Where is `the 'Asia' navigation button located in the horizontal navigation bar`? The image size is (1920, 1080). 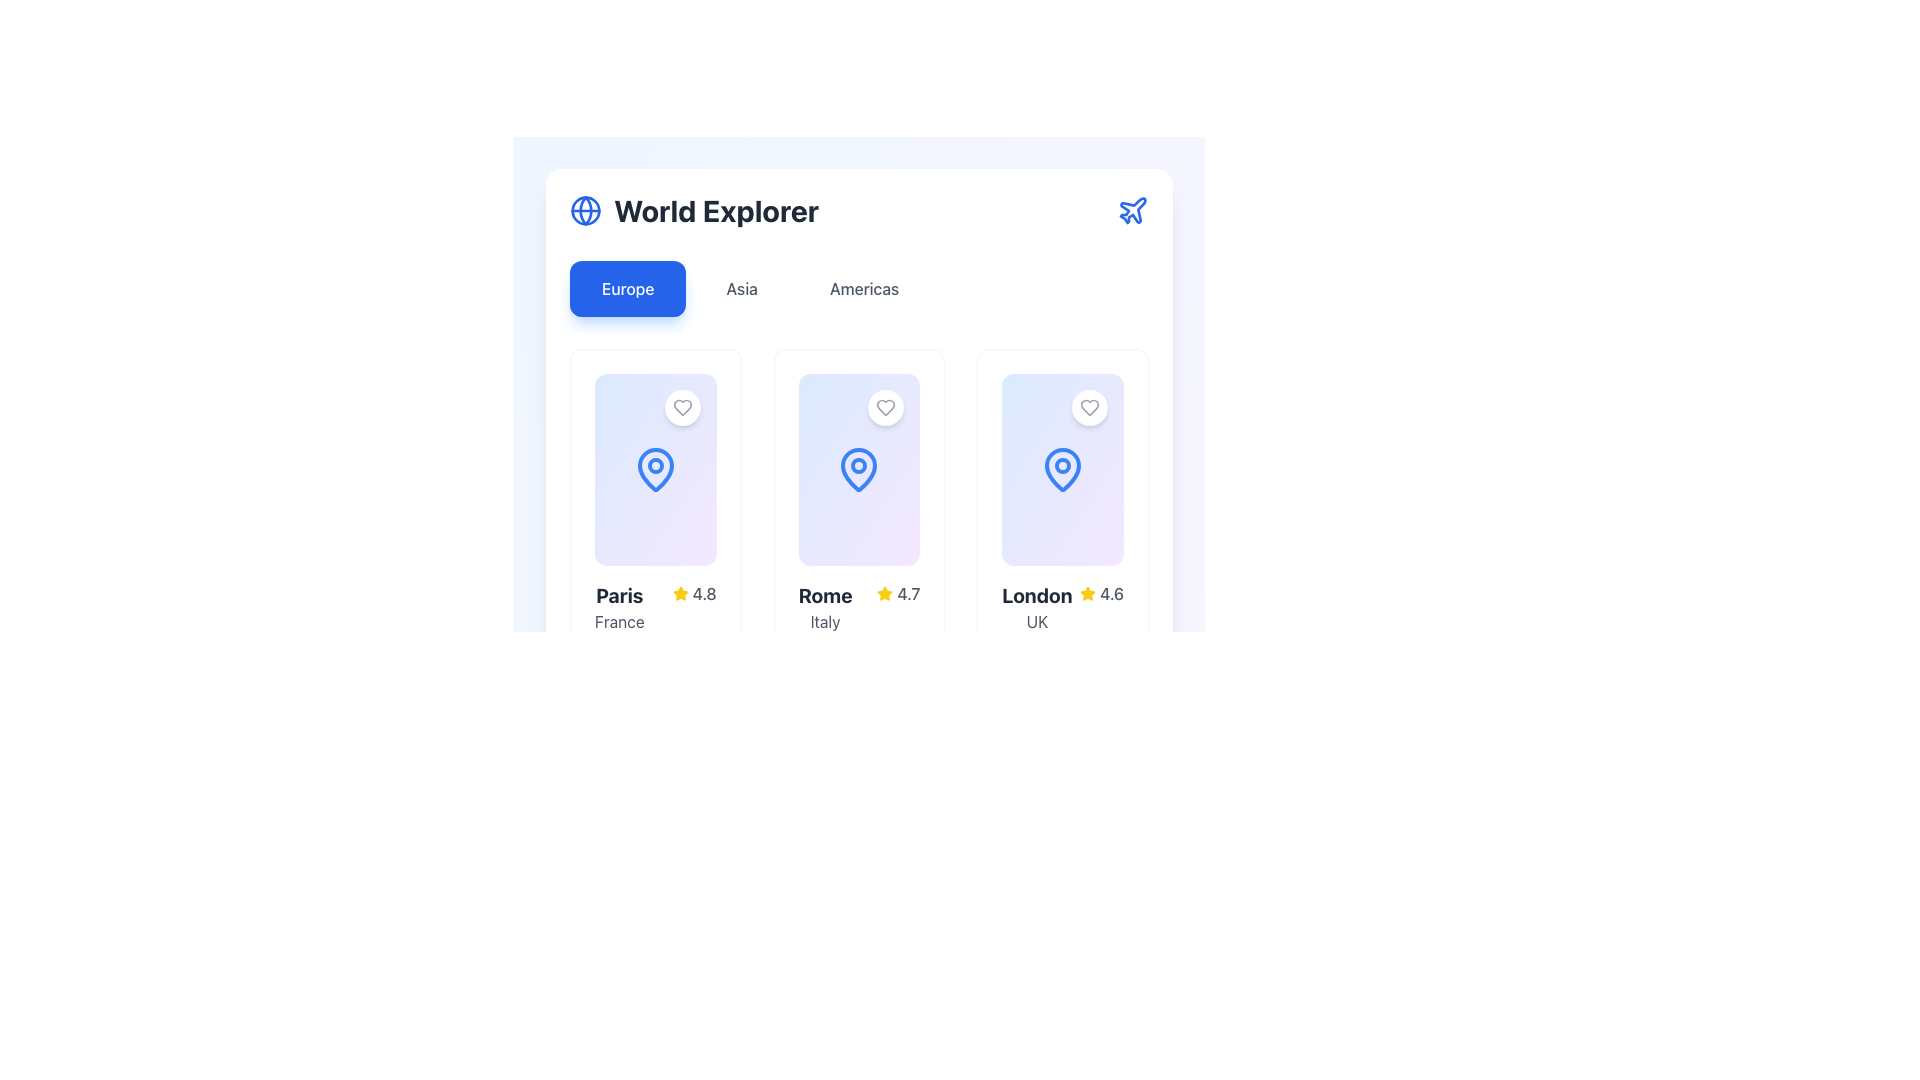
the 'Asia' navigation button located in the horizontal navigation bar is located at coordinates (741, 289).